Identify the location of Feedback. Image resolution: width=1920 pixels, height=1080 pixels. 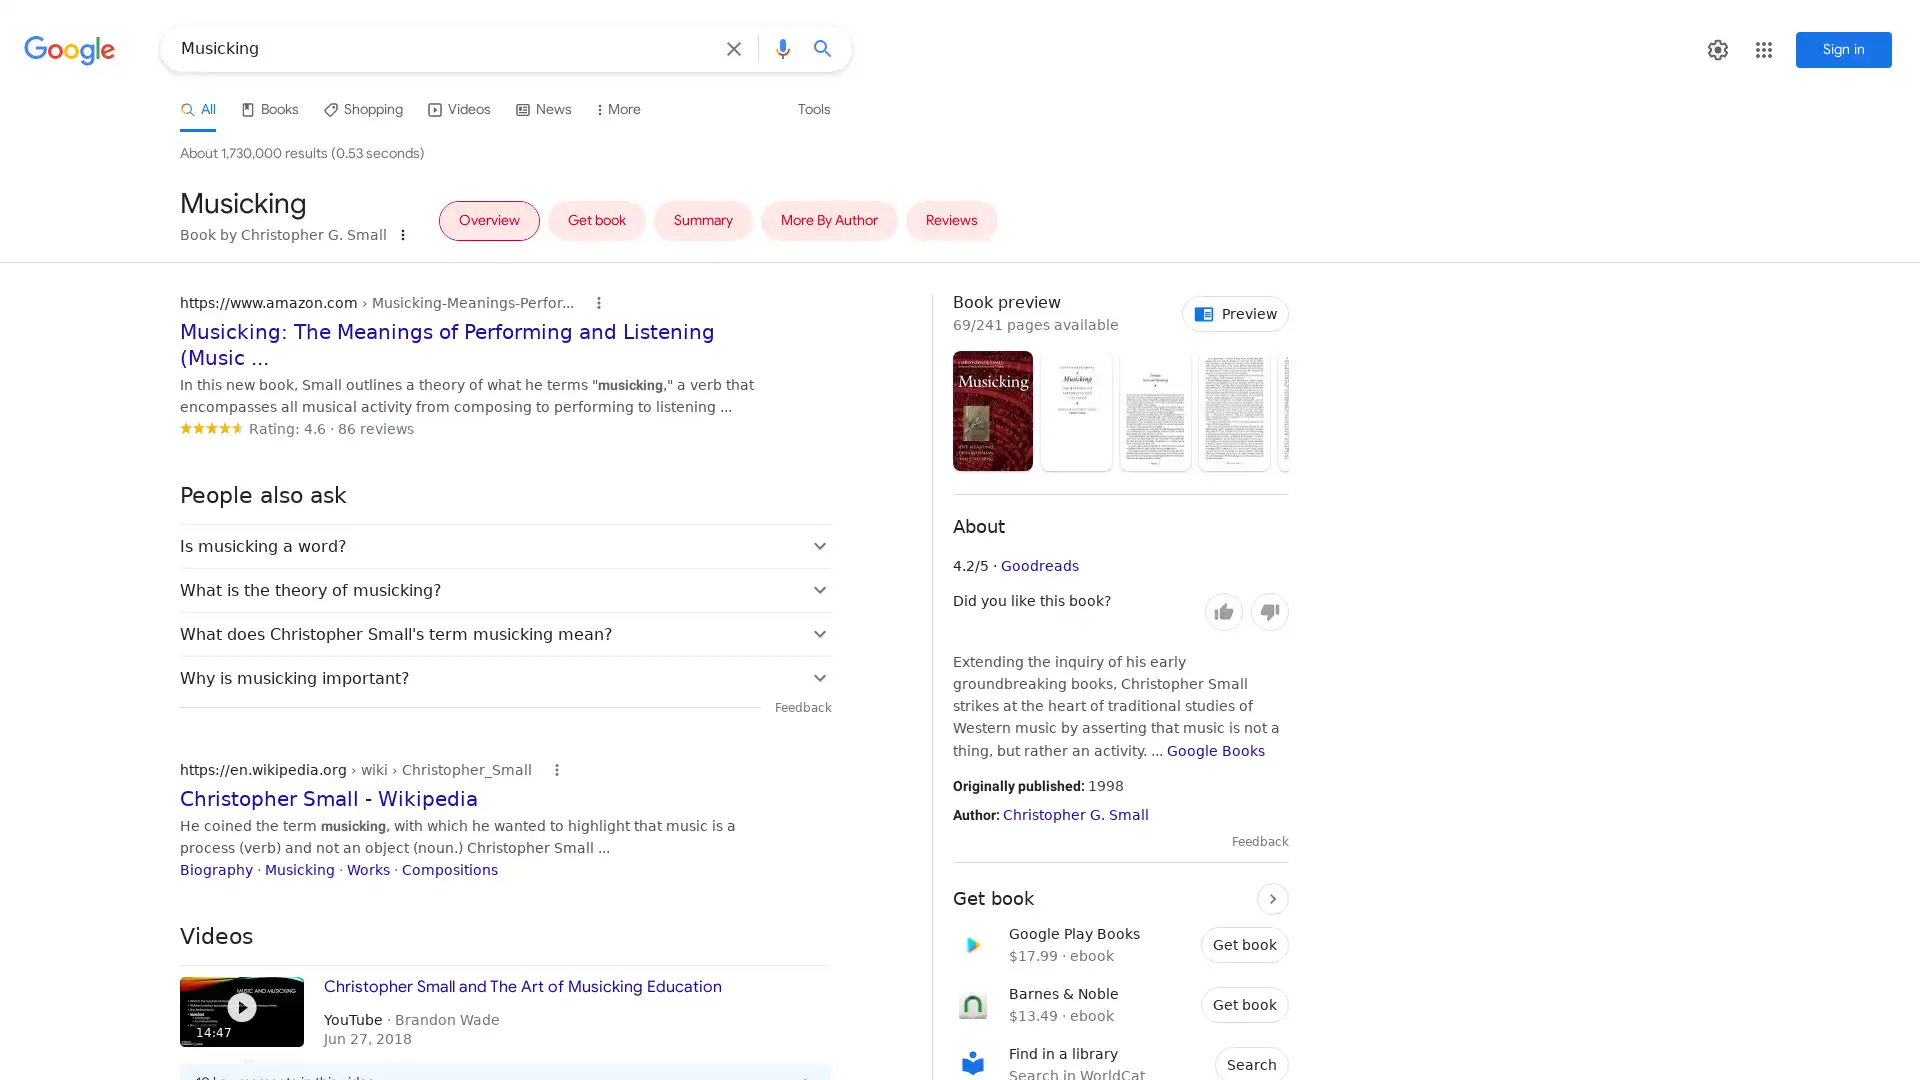
(1259, 840).